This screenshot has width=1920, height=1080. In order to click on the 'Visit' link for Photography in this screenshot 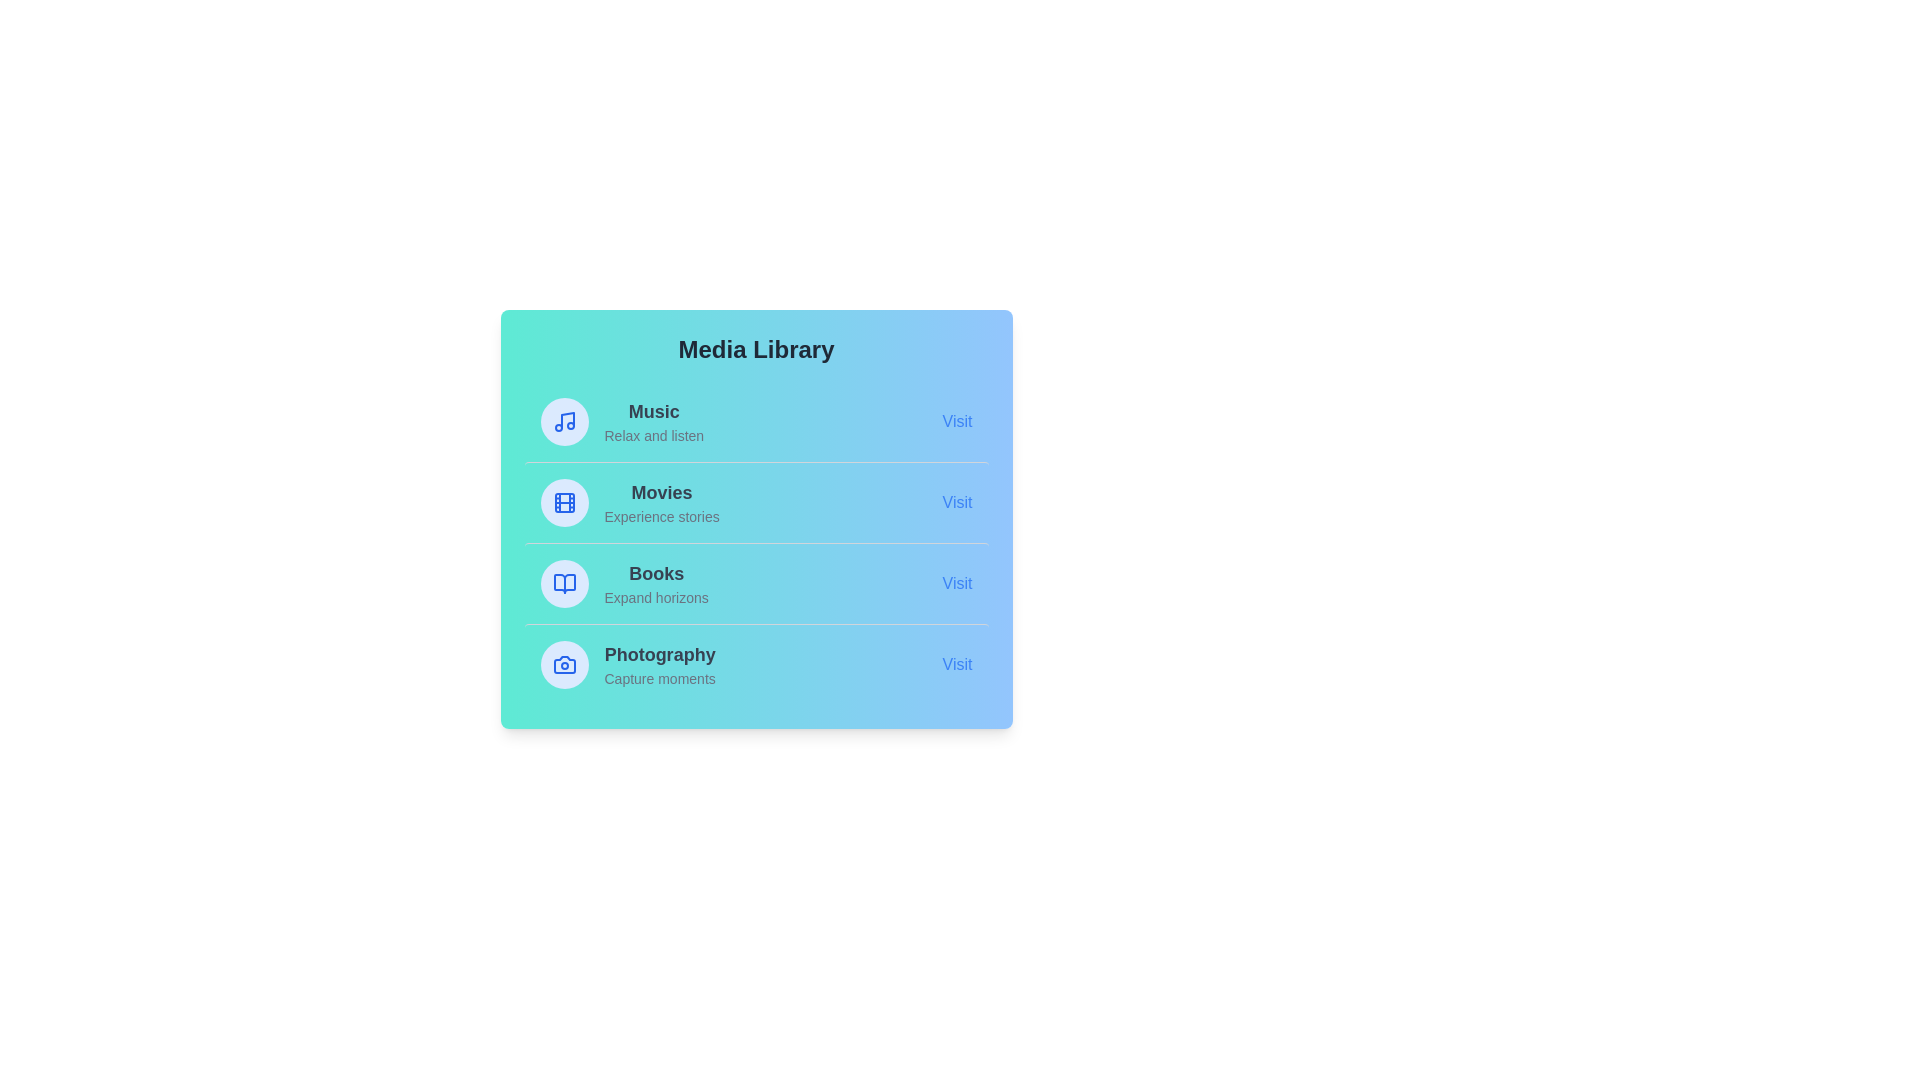, I will do `click(956, 664)`.